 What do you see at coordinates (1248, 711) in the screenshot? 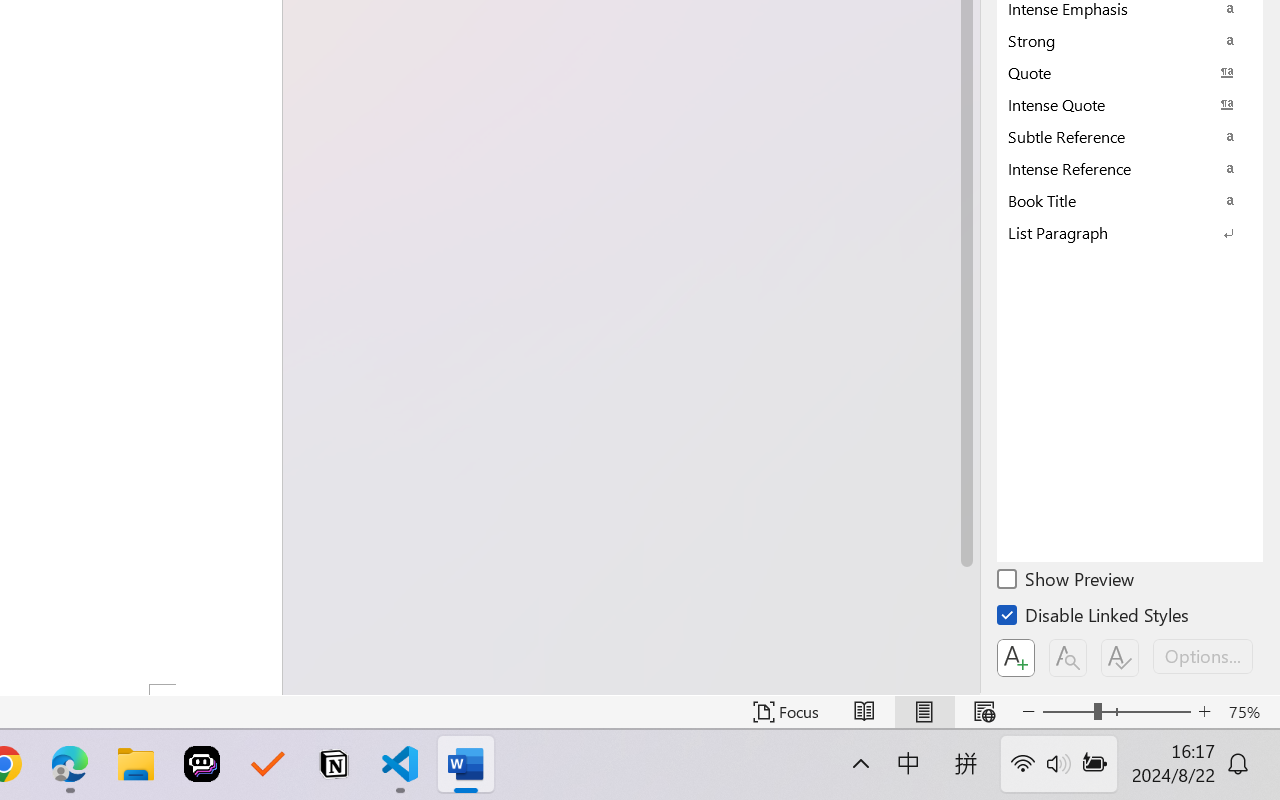
I see `'Zoom 75%'` at bounding box center [1248, 711].